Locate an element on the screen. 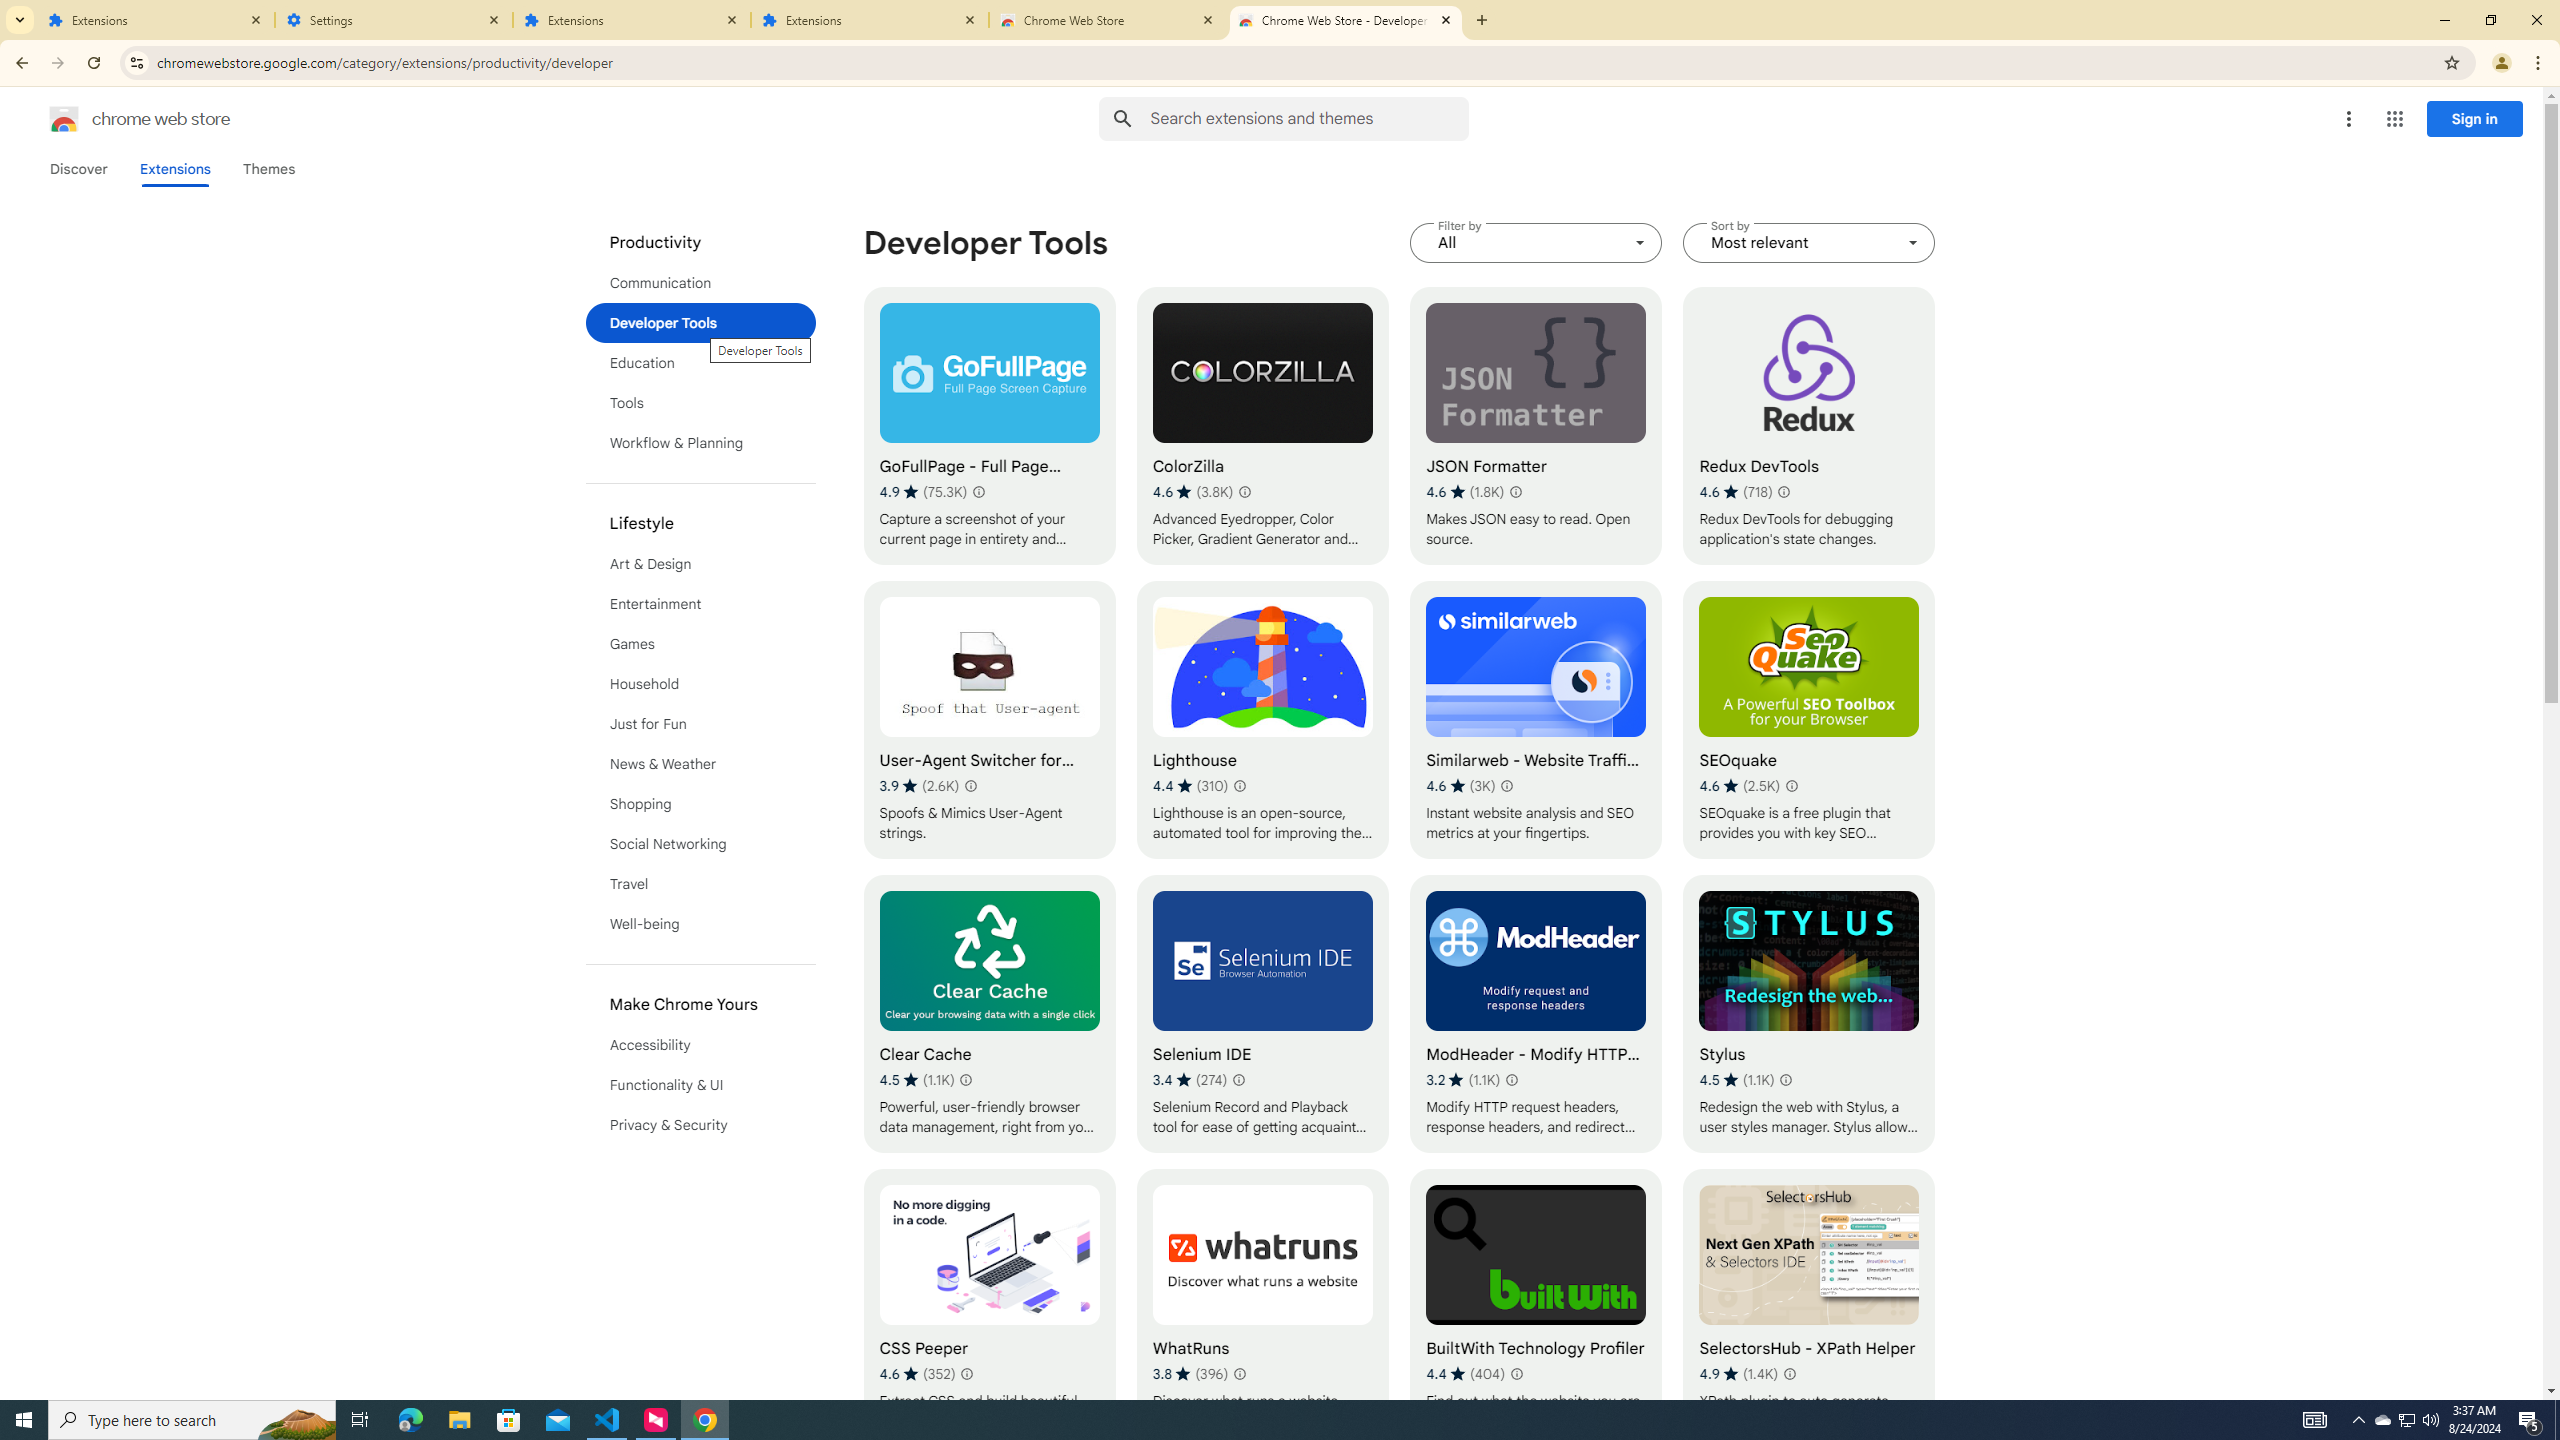 The width and height of the screenshot is (2560, 1440). 'Stylus' is located at coordinates (1807, 1014).